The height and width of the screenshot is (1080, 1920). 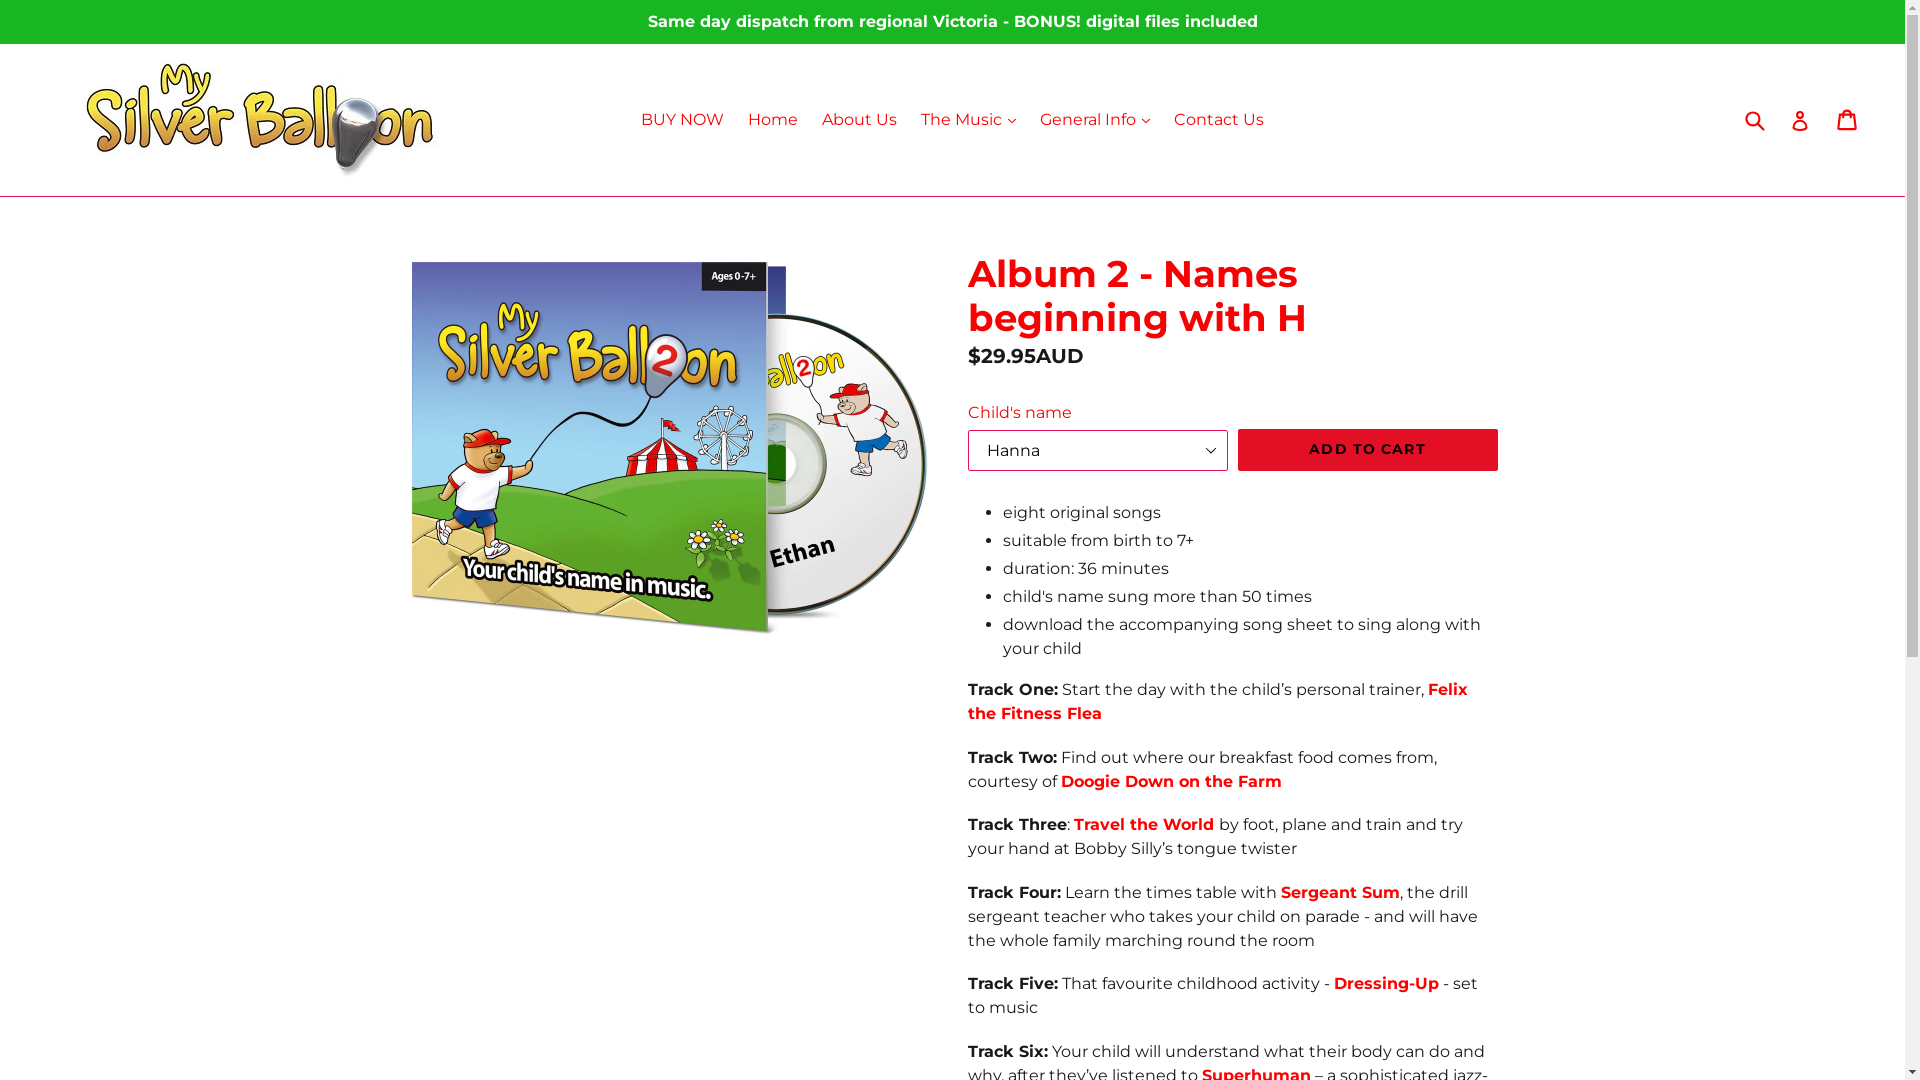 I want to click on 'Submit', so click(x=1752, y=119).